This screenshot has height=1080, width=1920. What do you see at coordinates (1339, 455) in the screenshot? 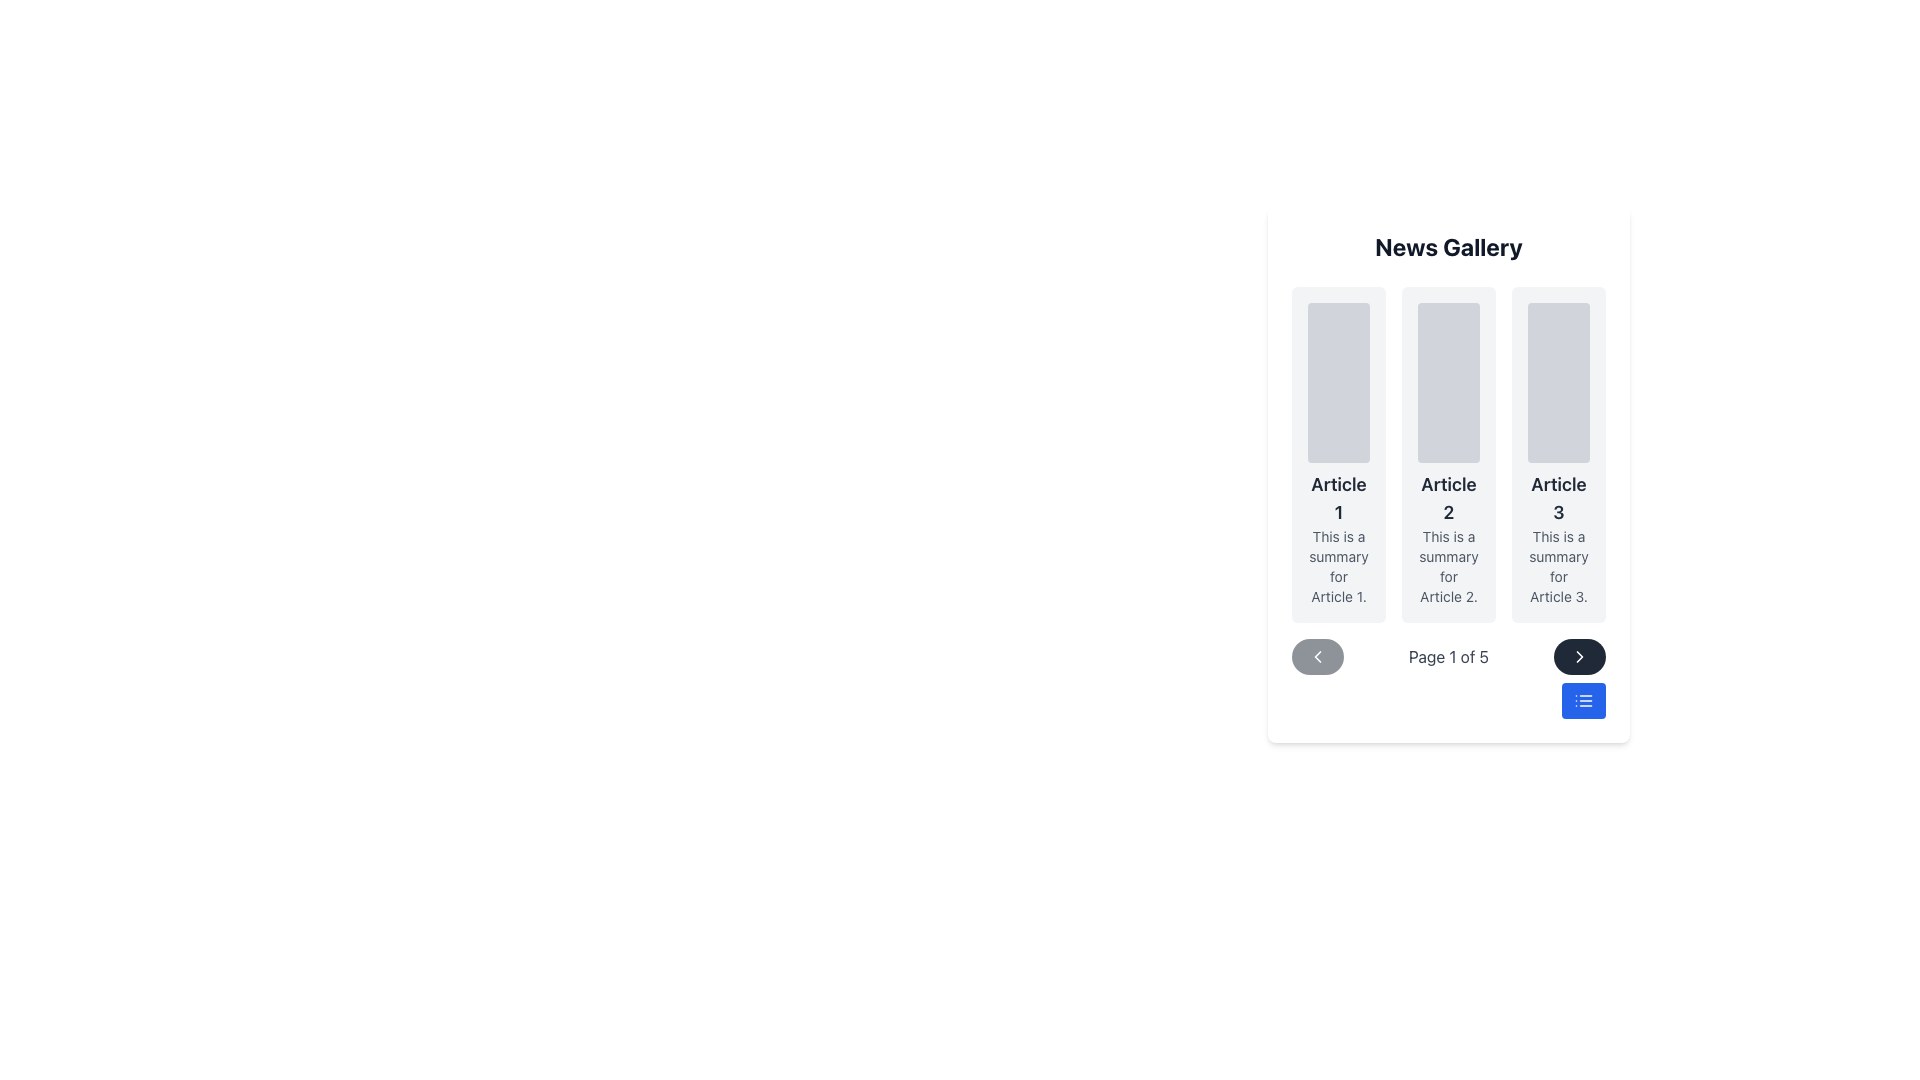
I see `the image of the first Content Card in the News Gallery section to preview the article` at bounding box center [1339, 455].